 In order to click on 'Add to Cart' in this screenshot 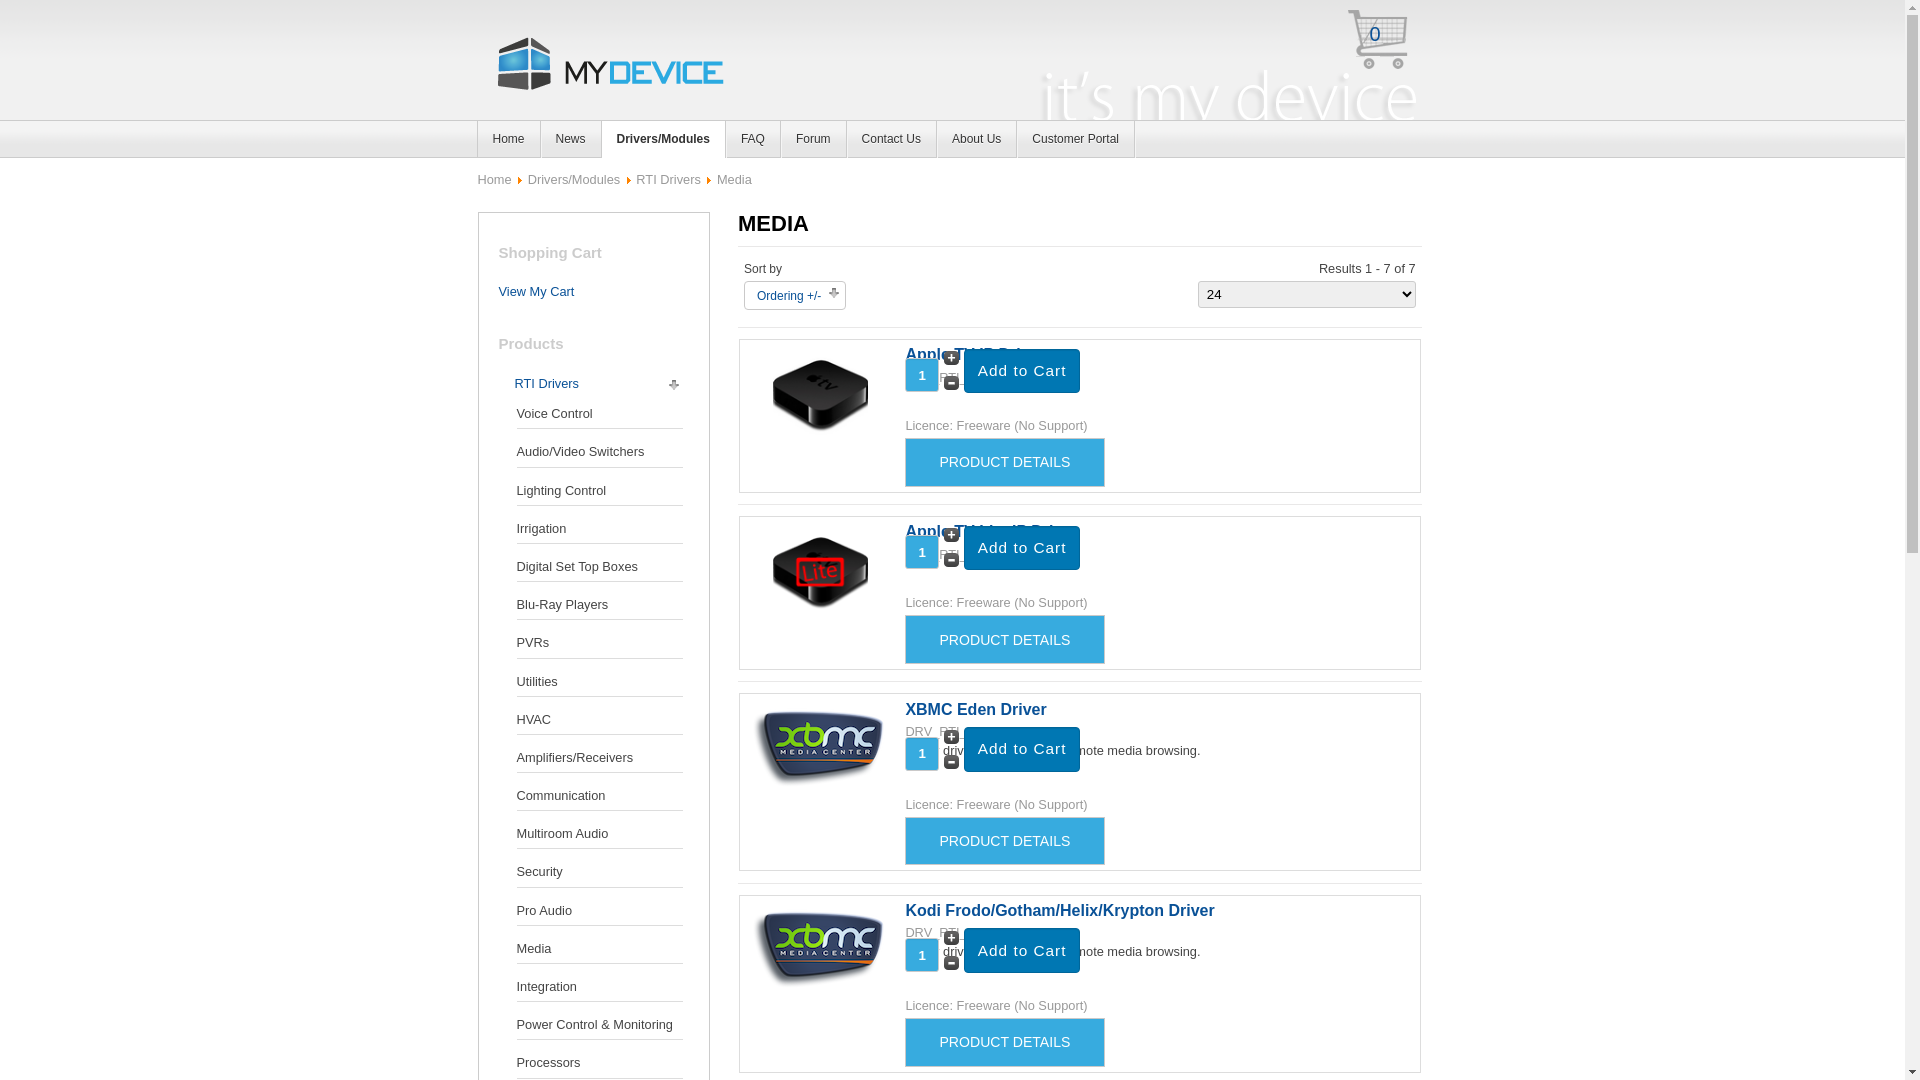, I will do `click(1022, 371)`.